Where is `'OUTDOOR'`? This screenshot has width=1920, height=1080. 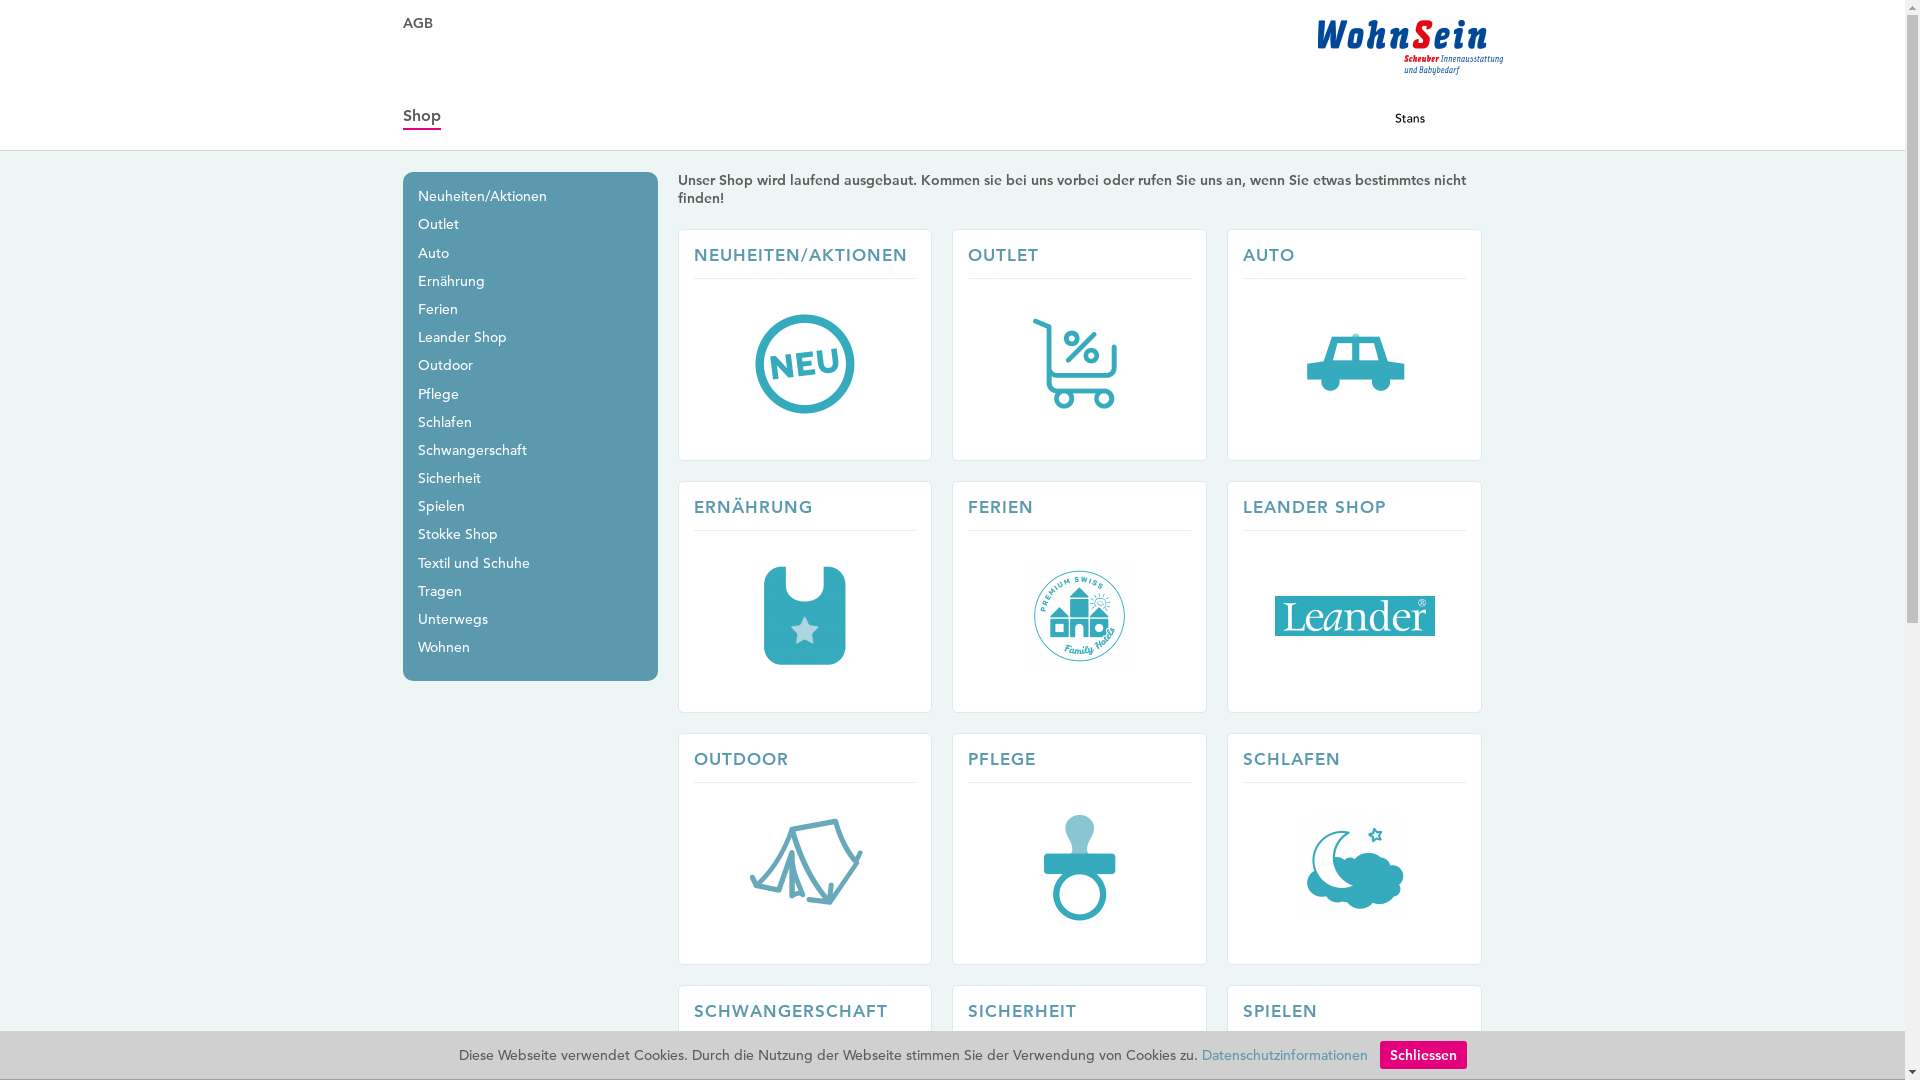 'OUTDOOR' is located at coordinates (740, 759).